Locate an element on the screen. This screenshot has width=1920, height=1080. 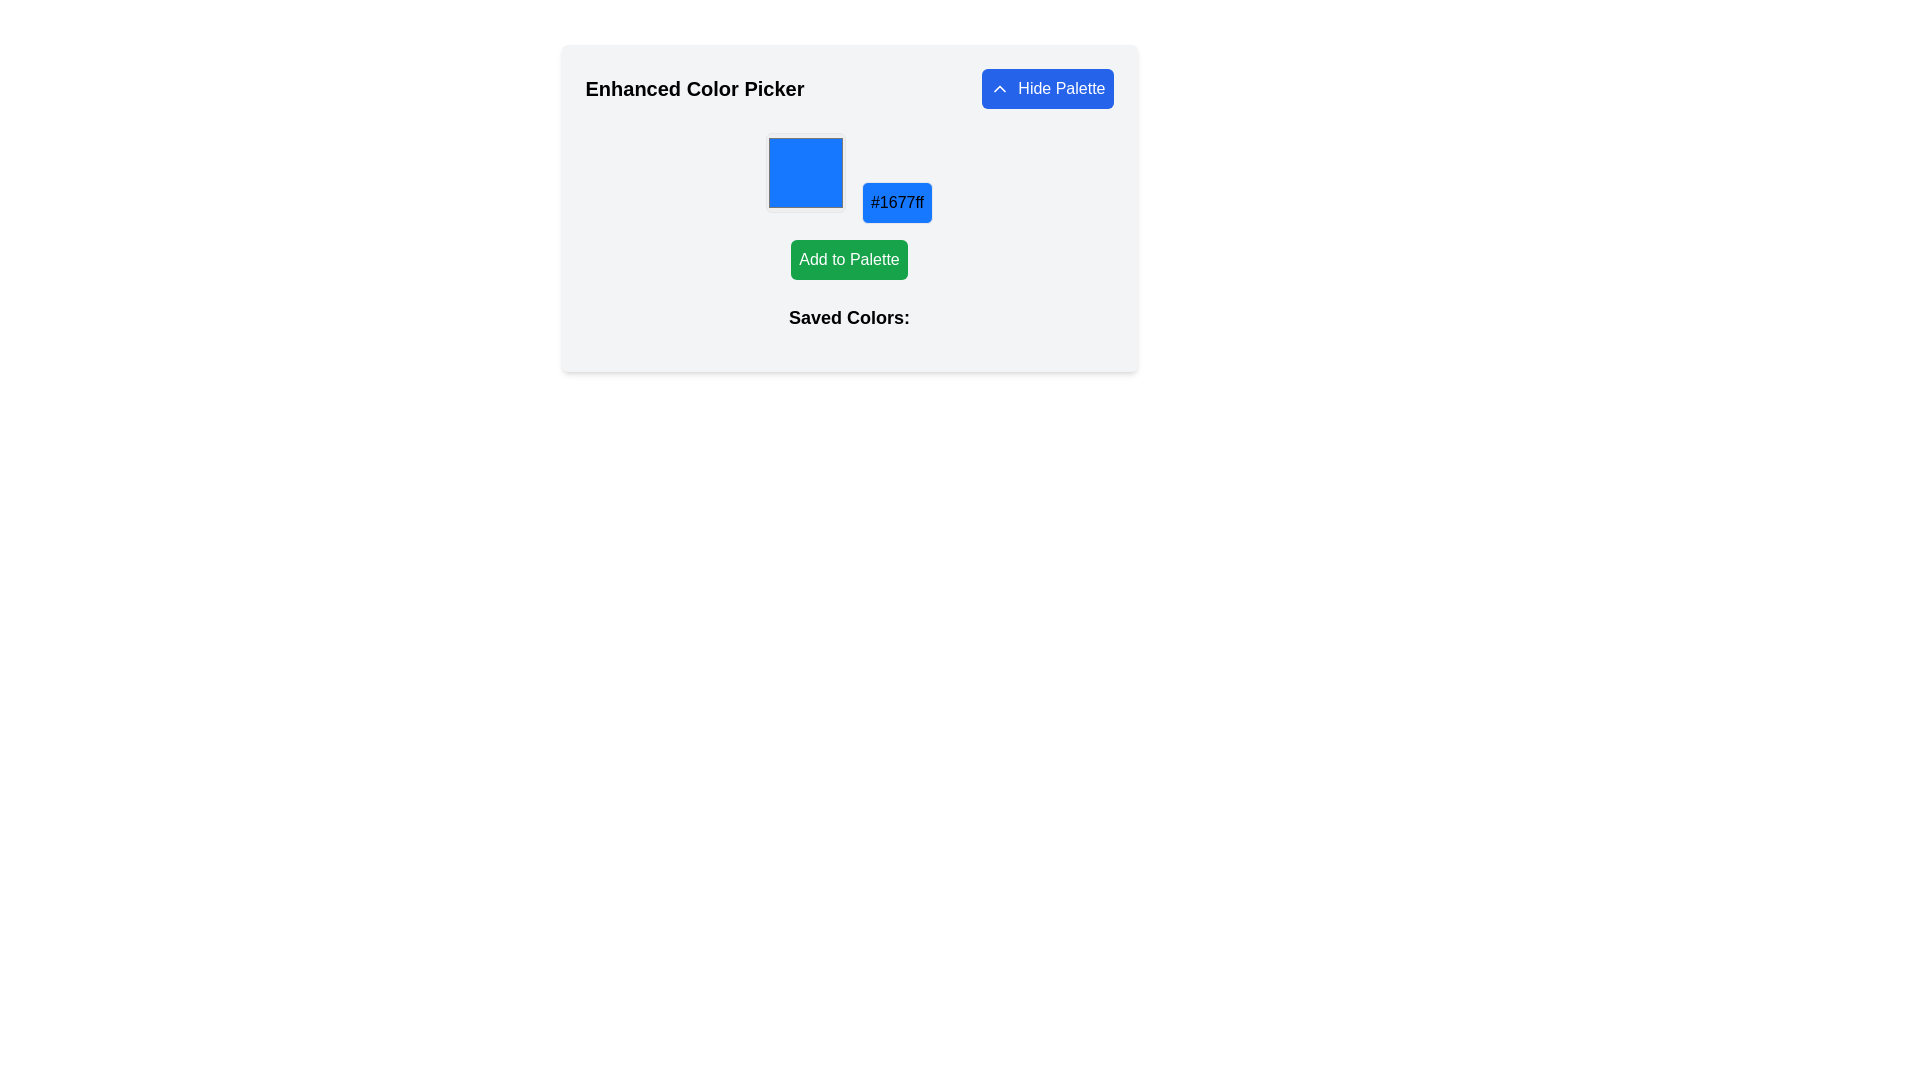
the toggle button located in the top-right corner of the interface, adjacent to the 'Enhanced Color Picker' text is located at coordinates (1046, 87).